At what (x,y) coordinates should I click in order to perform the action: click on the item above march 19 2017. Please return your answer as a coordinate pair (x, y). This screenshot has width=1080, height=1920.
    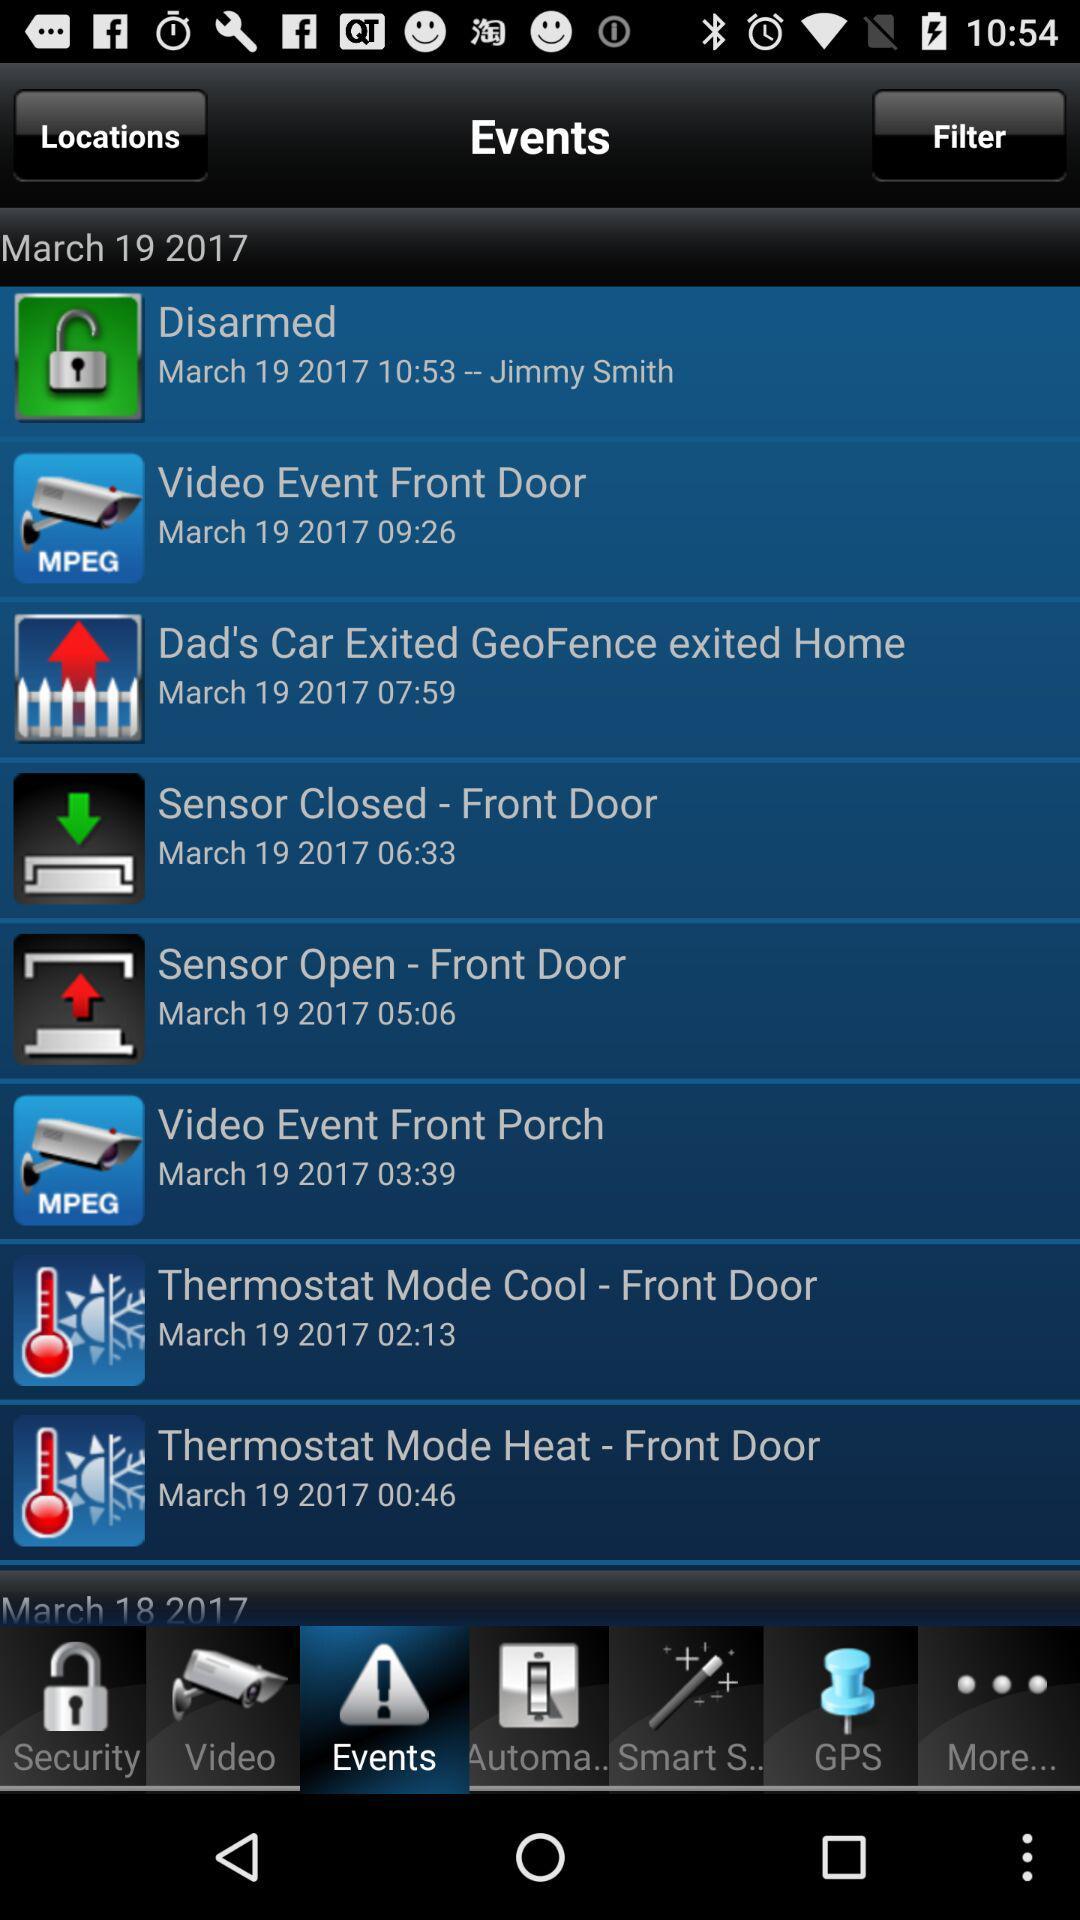
    Looking at the image, I should click on (110, 134).